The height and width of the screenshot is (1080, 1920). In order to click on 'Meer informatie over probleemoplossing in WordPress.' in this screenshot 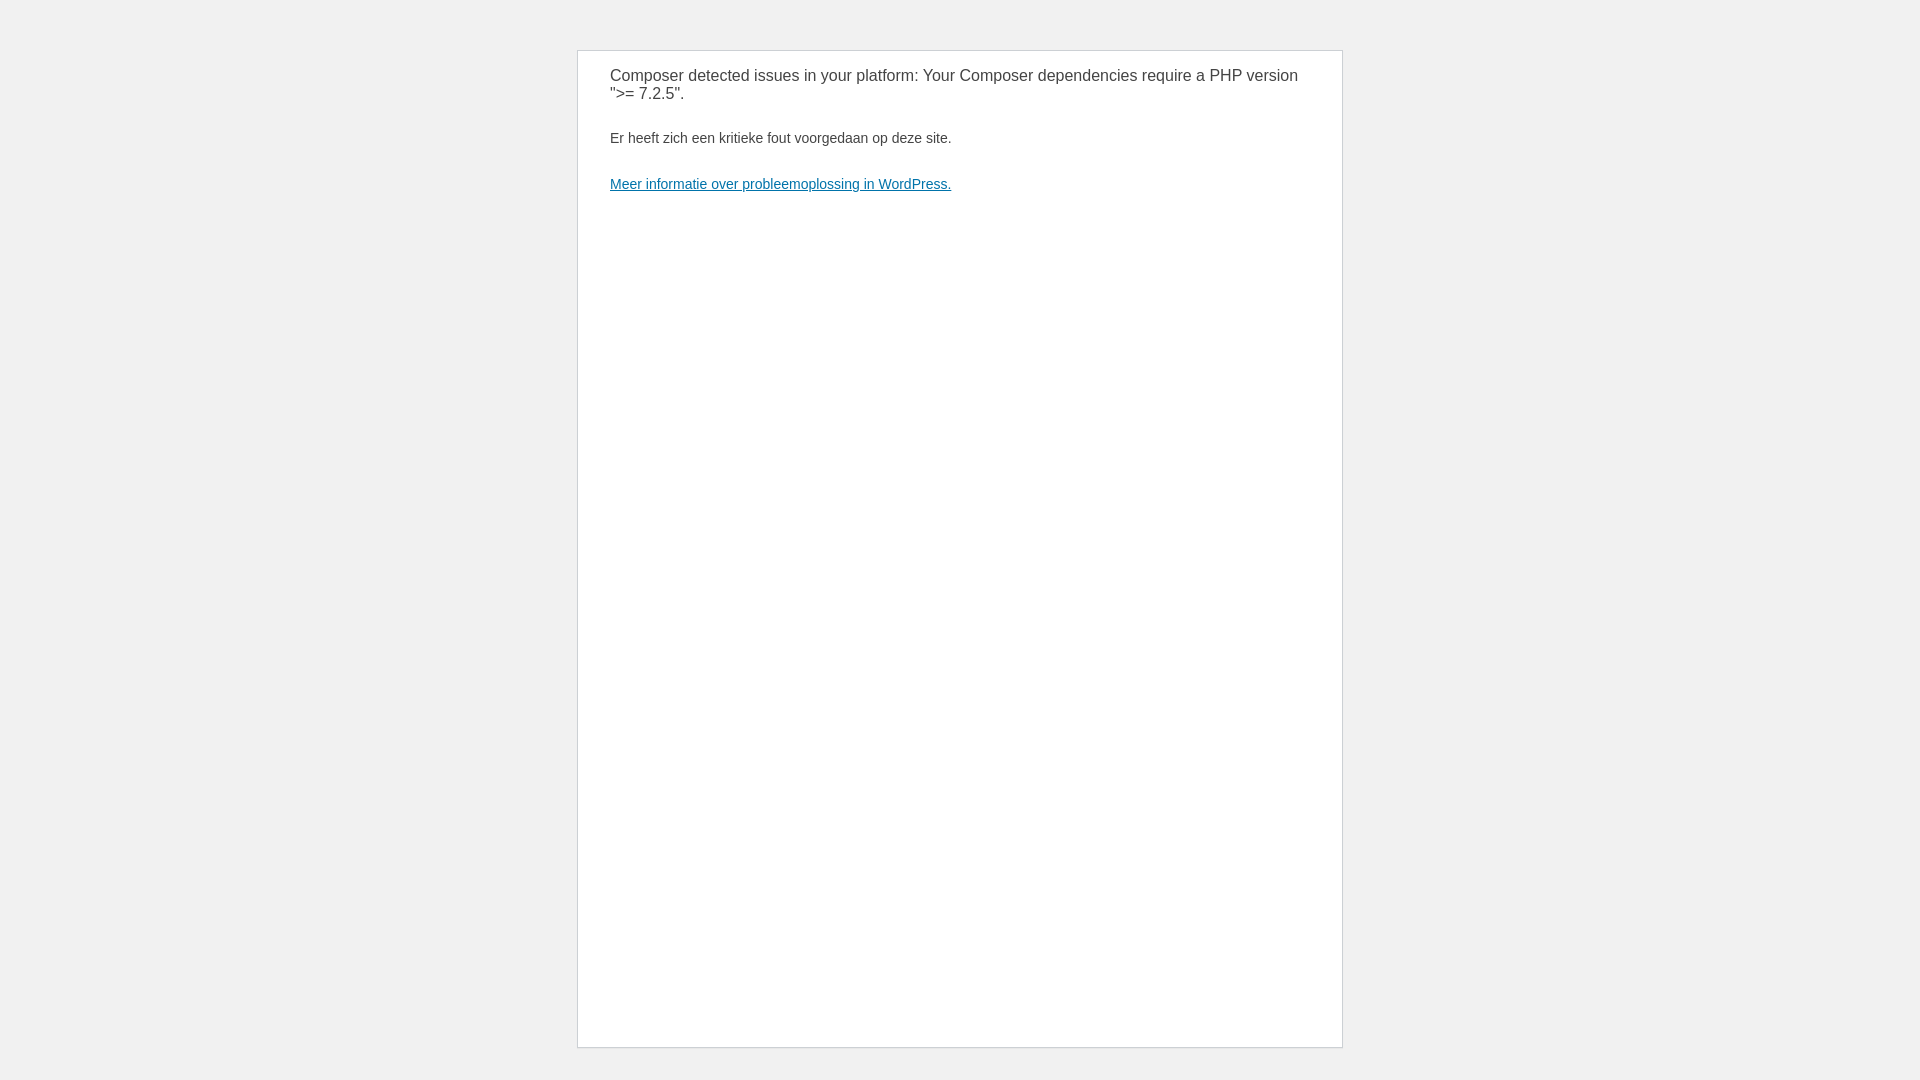, I will do `click(779, 184)`.